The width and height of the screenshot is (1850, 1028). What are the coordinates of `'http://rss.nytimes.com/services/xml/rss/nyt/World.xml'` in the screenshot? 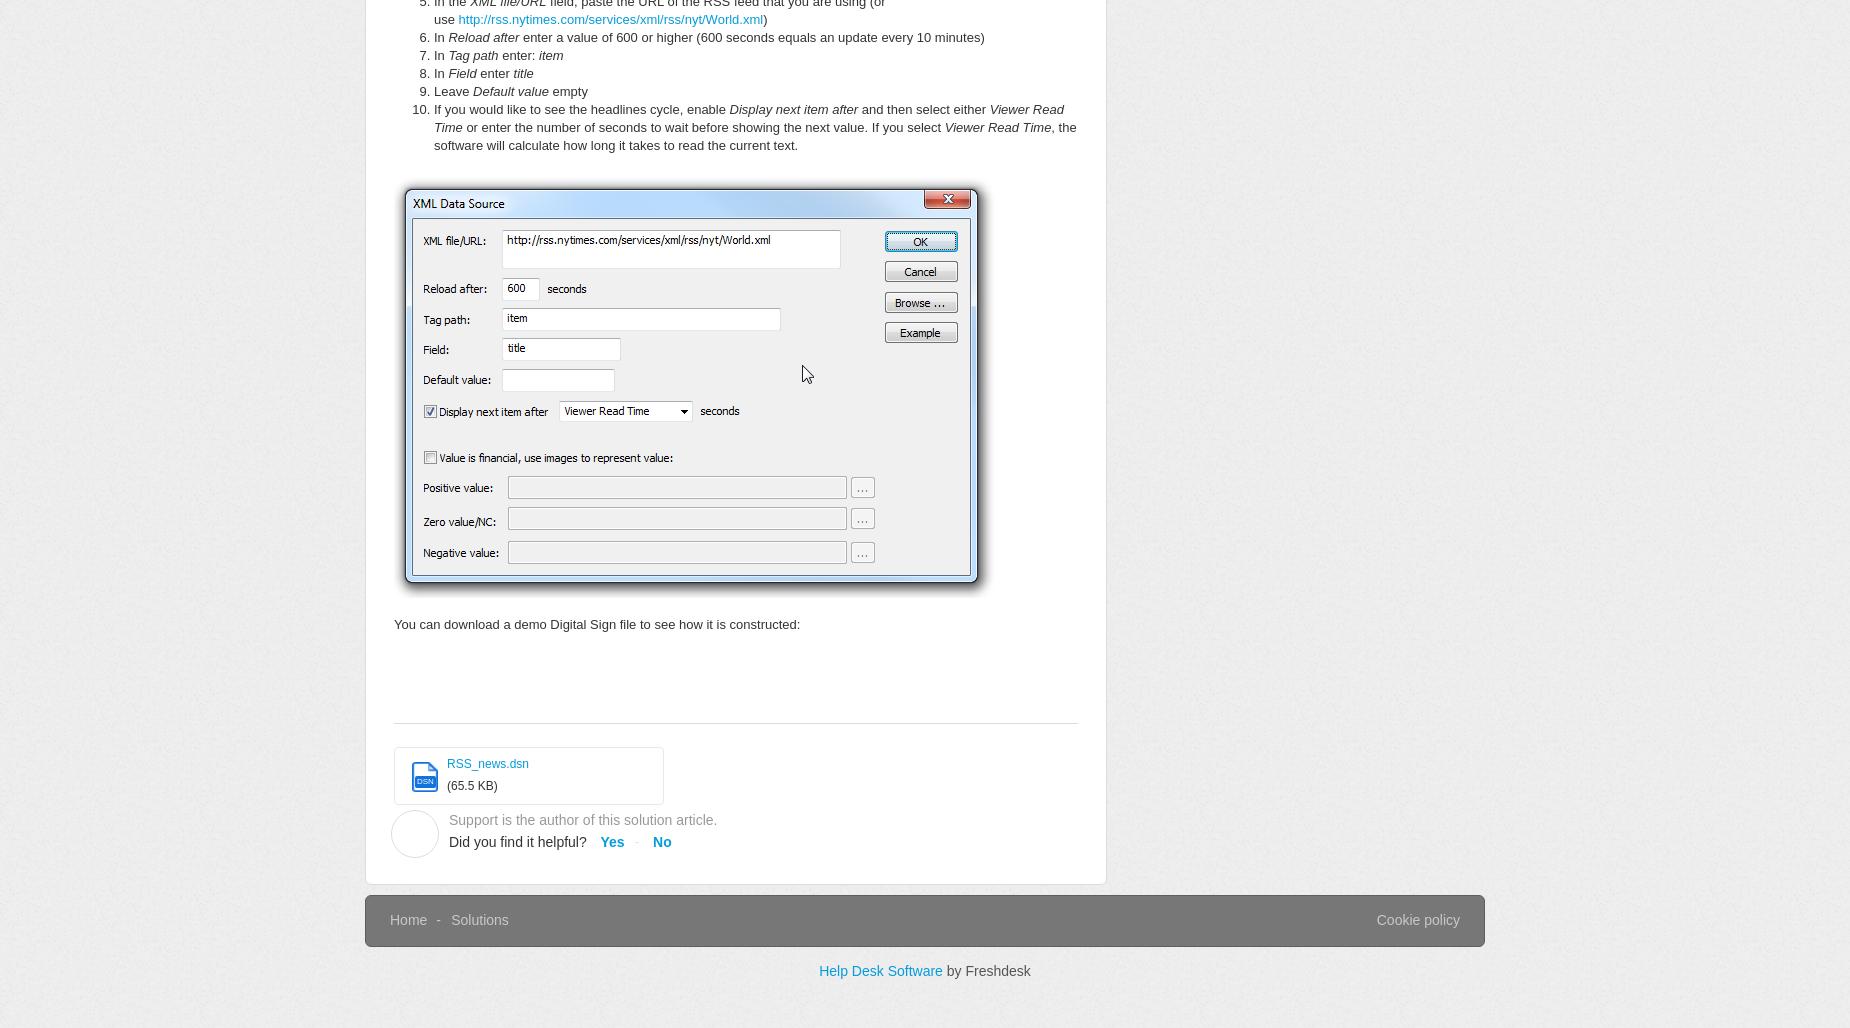 It's located at (457, 19).